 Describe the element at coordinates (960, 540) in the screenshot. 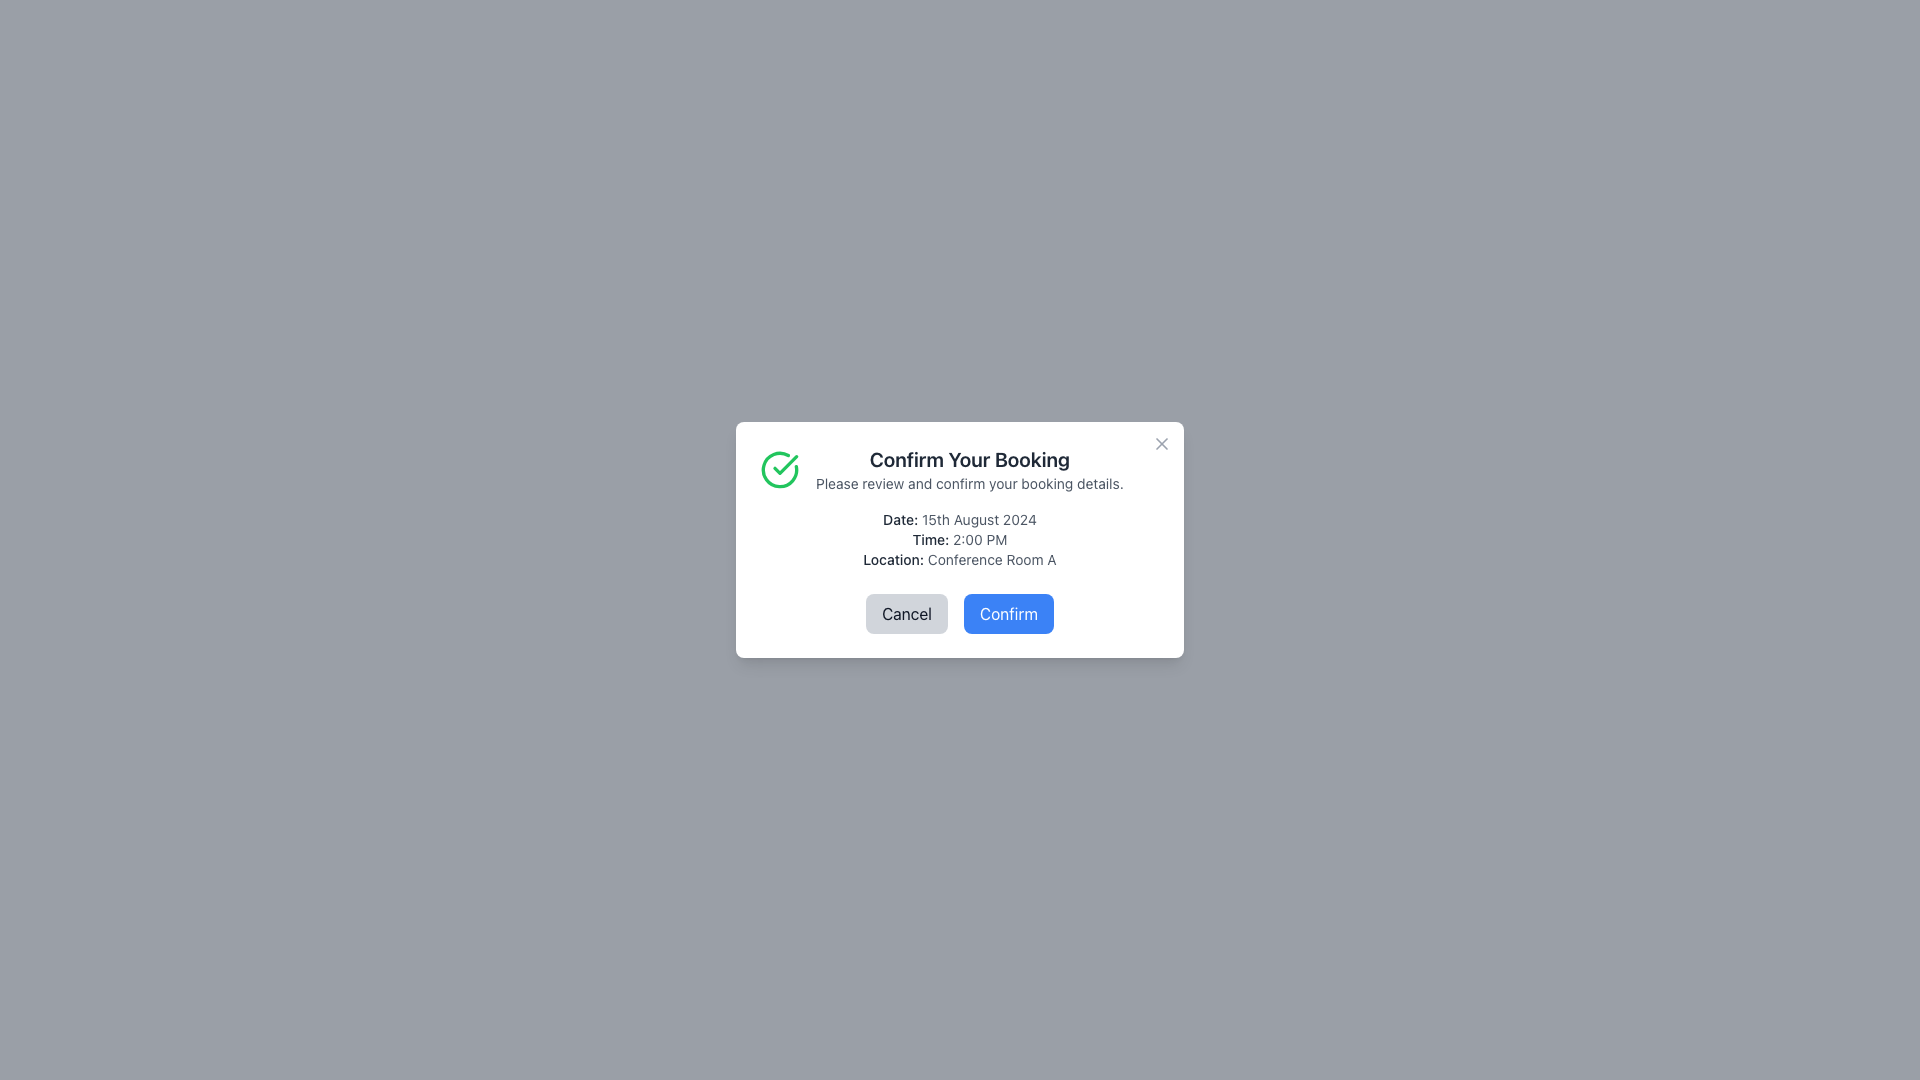

I see `the text display element that presents static information about the date, time, and location, located below the header 'Confirm Your Booking' and above the 'Cancel' and 'Confirm' buttons in the modal dialog` at that location.